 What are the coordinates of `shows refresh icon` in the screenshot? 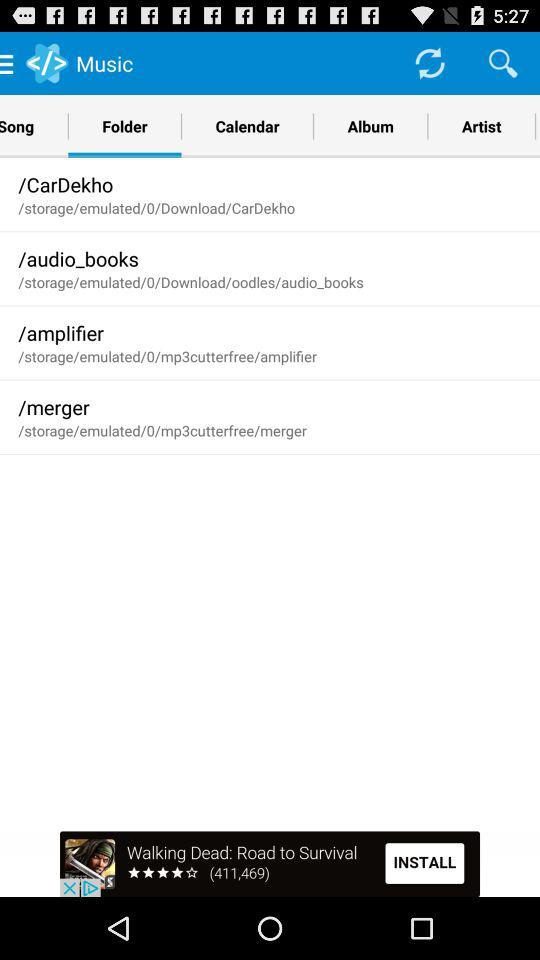 It's located at (428, 62).